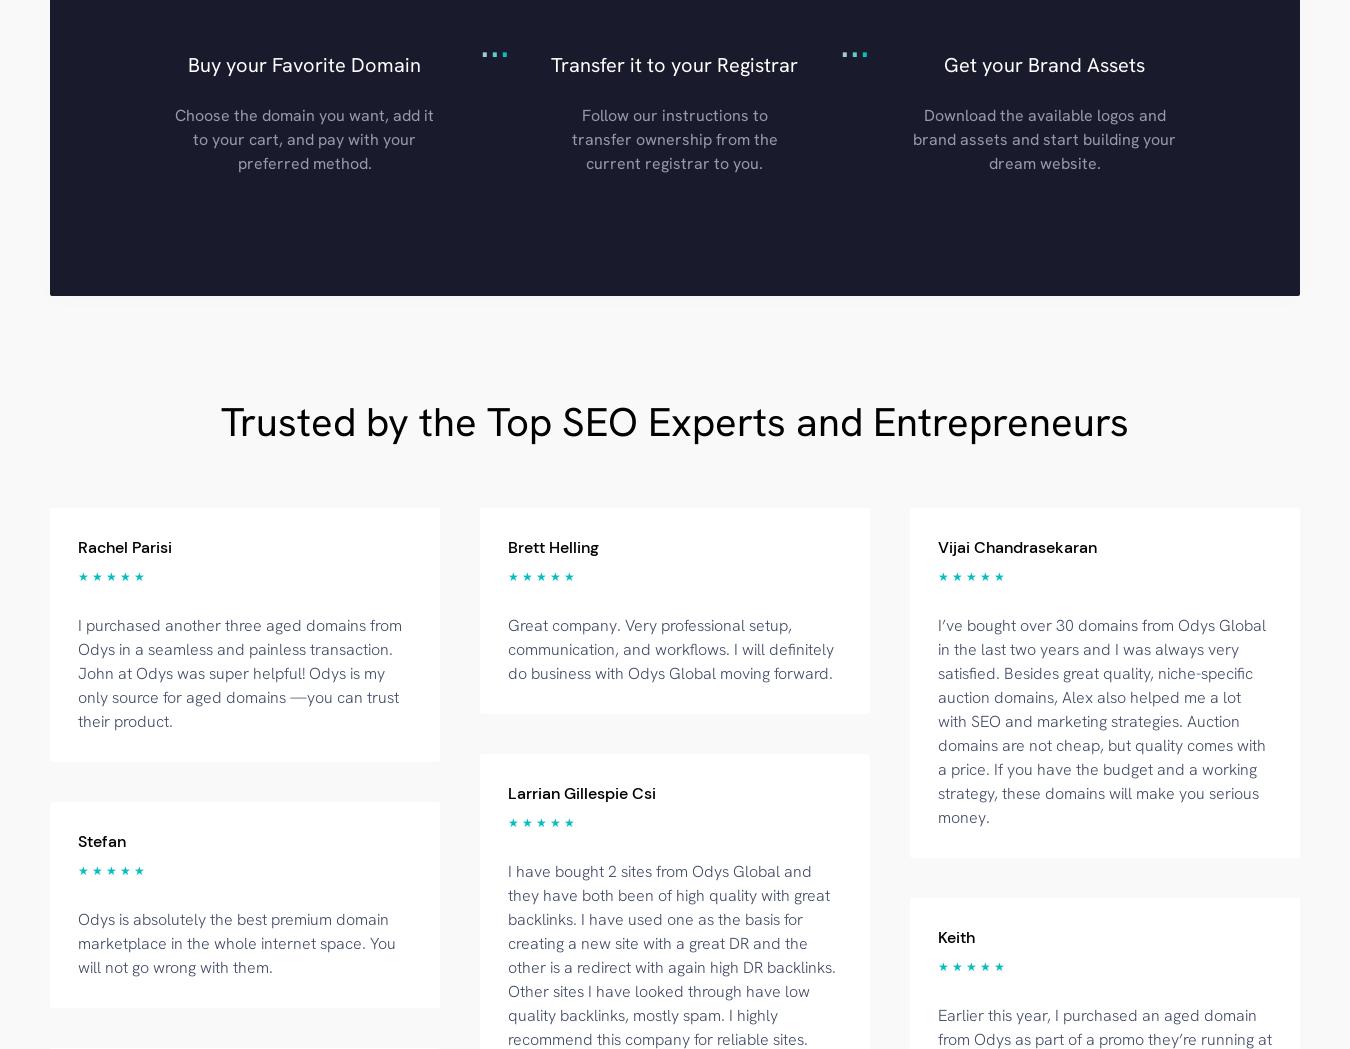 This screenshot has width=1350, height=1049. What do you see at coordinates (239, 671) in the screenshot?
I see `'I purchased another three aged domains from Odys in a seamless and painless transaction. John at Odys was super helpful! Odys is my only source for aged domains —you can trust their product.'` at bounding box center [239, 671].